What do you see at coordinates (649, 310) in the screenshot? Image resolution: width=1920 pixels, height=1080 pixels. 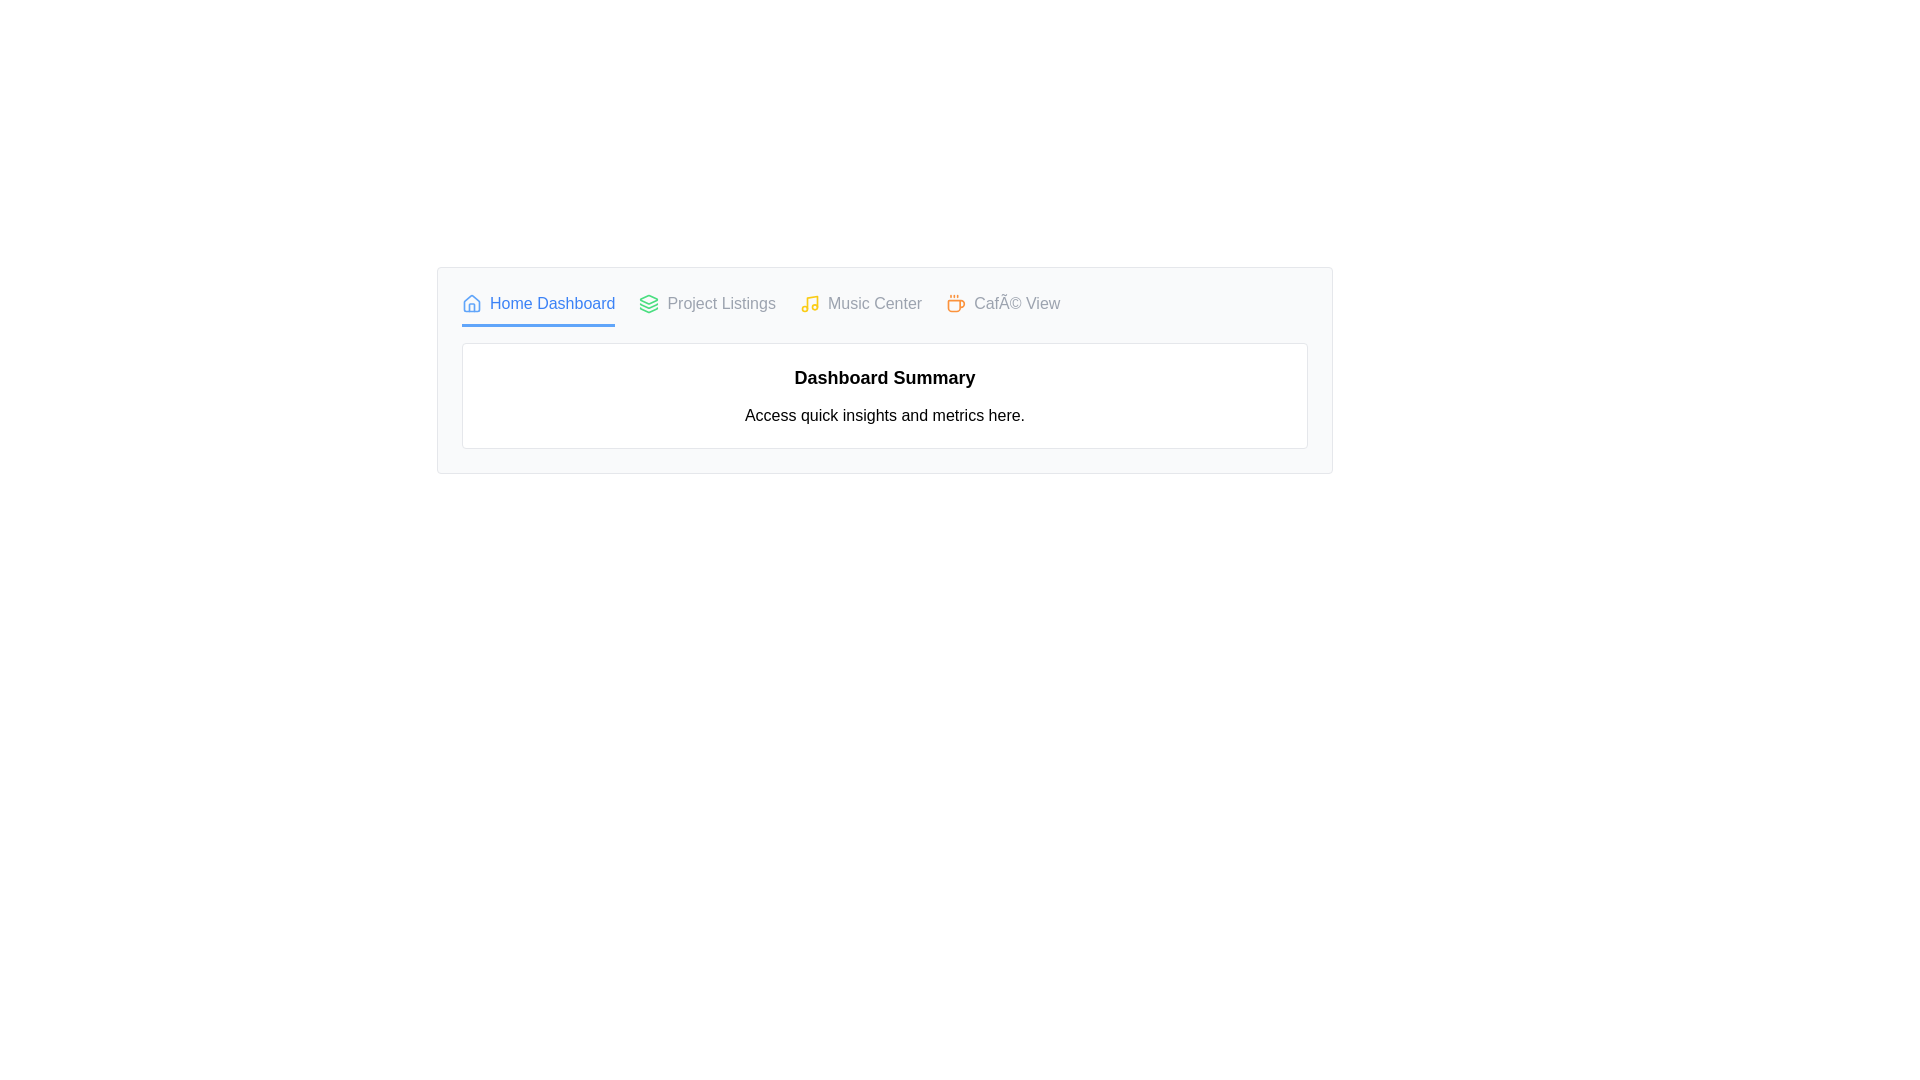 I see `the lowest triangular segment of the Decorative vector icon within the 'Project Listings' navigation bar, which visually represents three stacked triangular layers` at bounding box center [649, 310].